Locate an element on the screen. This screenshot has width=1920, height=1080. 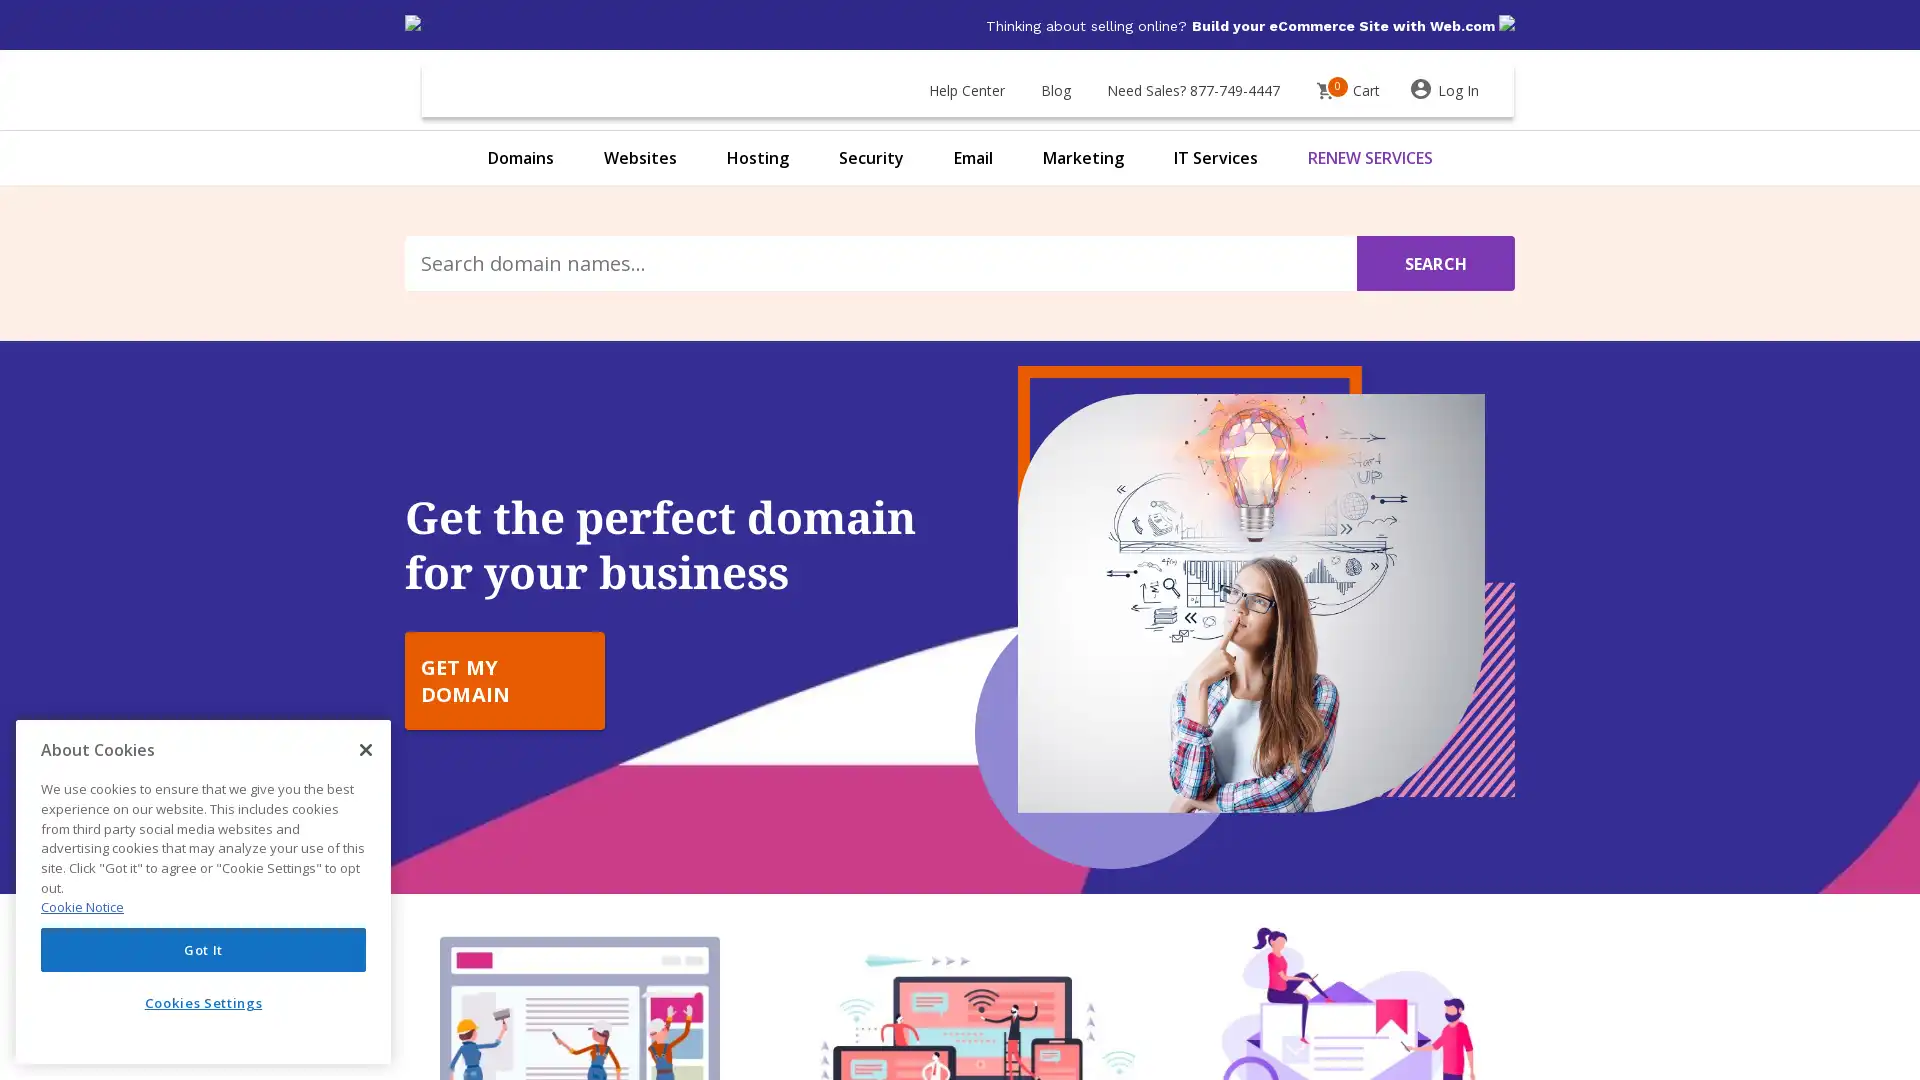
Got It is located at coordinates (203, 948).